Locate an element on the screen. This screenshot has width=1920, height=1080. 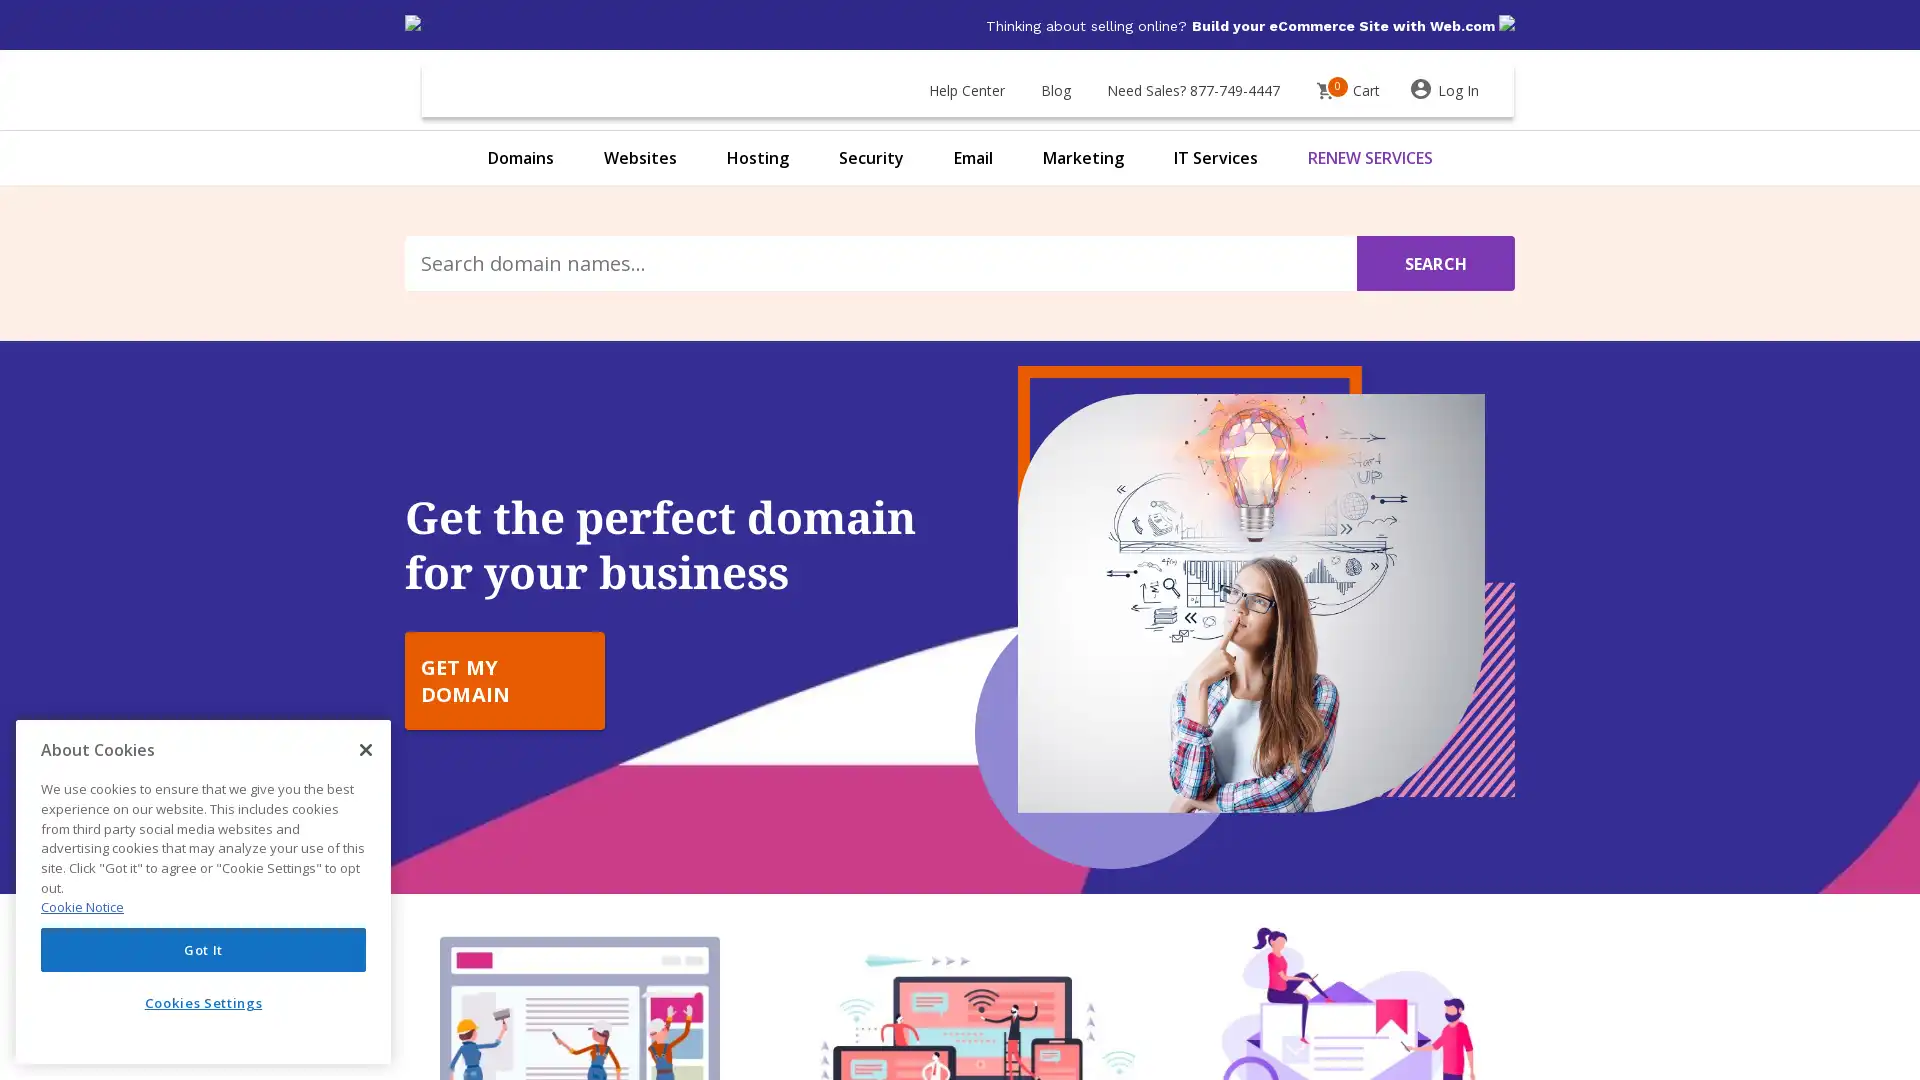
Got It is located at coordinates (203, 948).